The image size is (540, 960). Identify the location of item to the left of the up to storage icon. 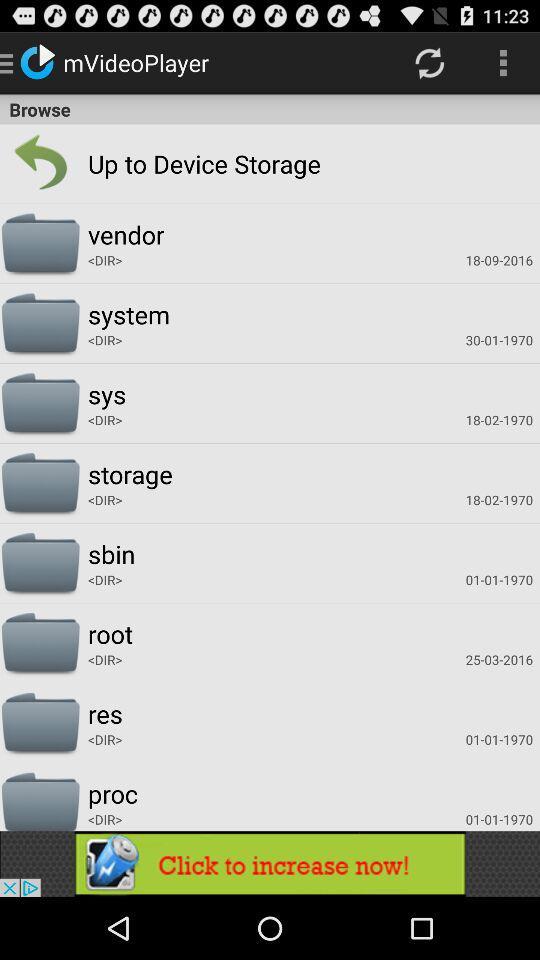
(40, 162).